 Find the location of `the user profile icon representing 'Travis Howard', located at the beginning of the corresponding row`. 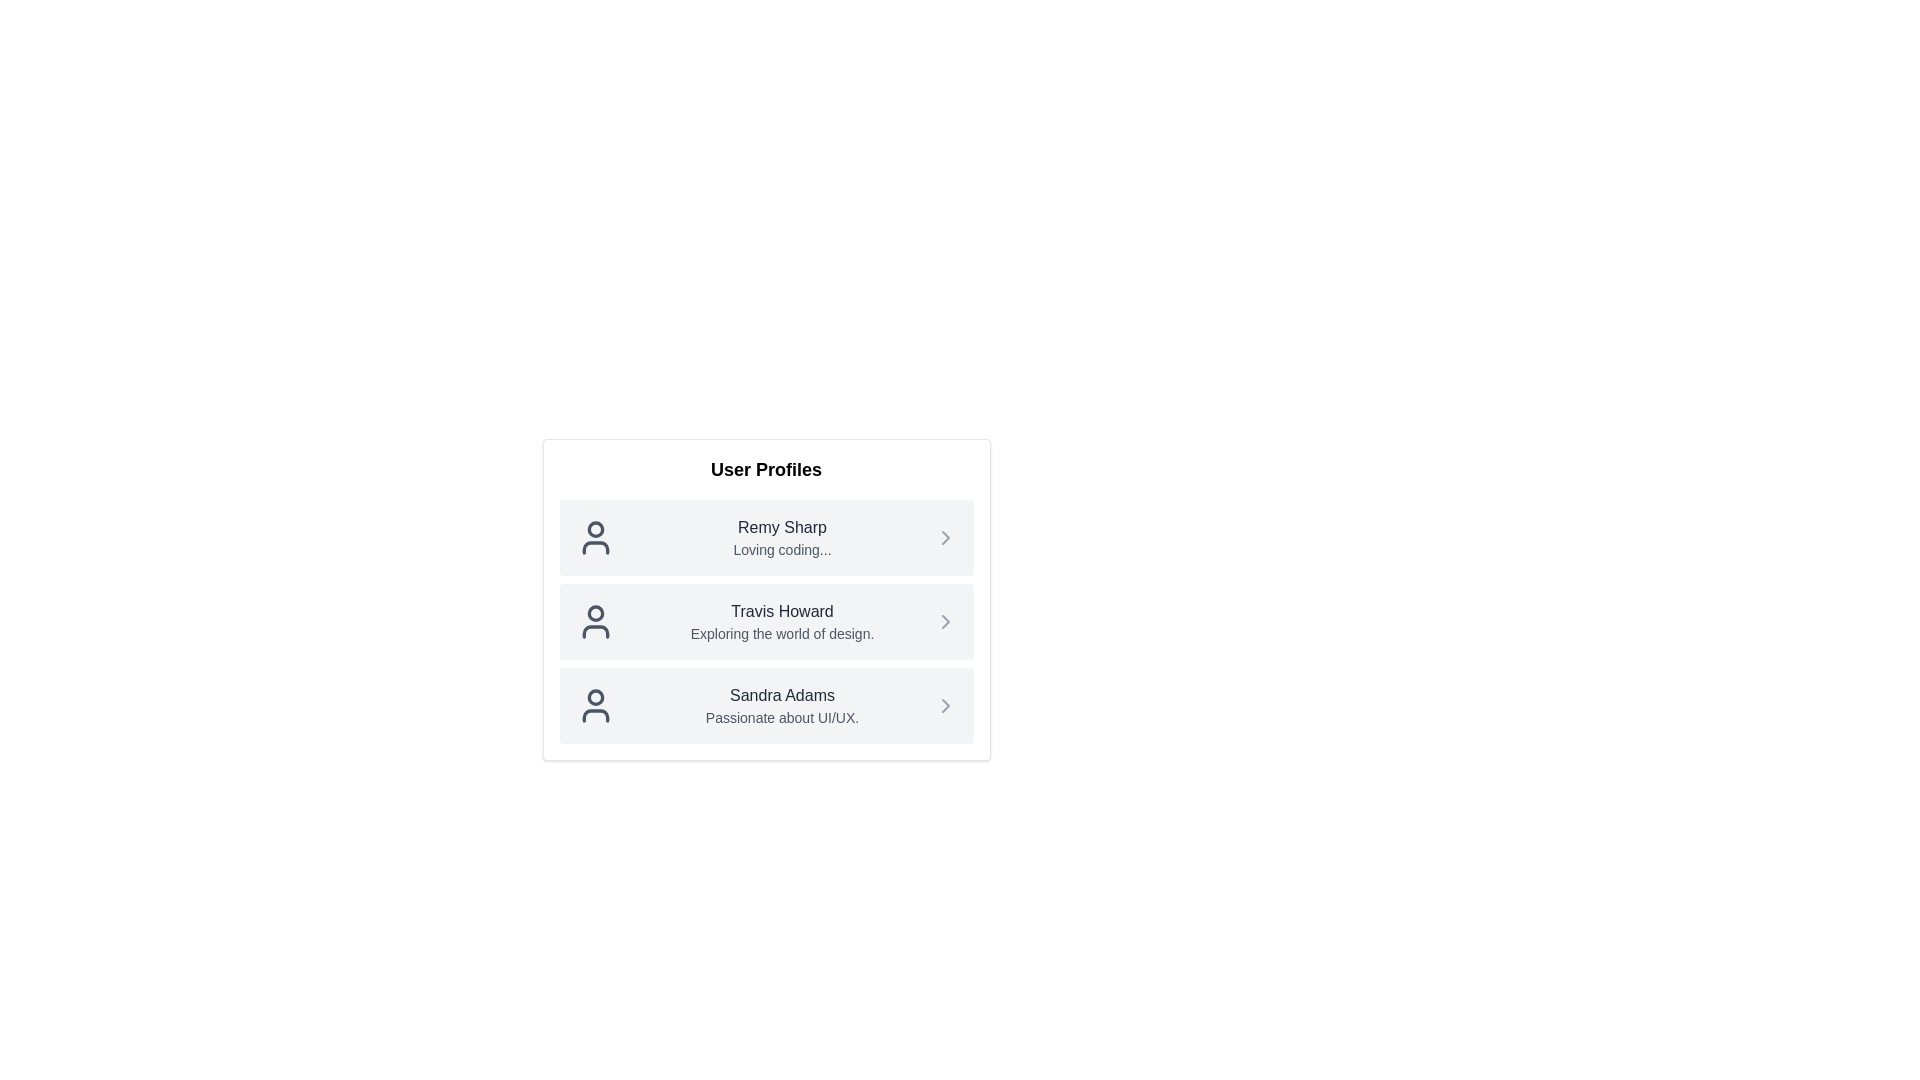

the user profile icon representing 'Travis Howard', located at the beginning of the corresponding row is located at coordinates (594, 620).